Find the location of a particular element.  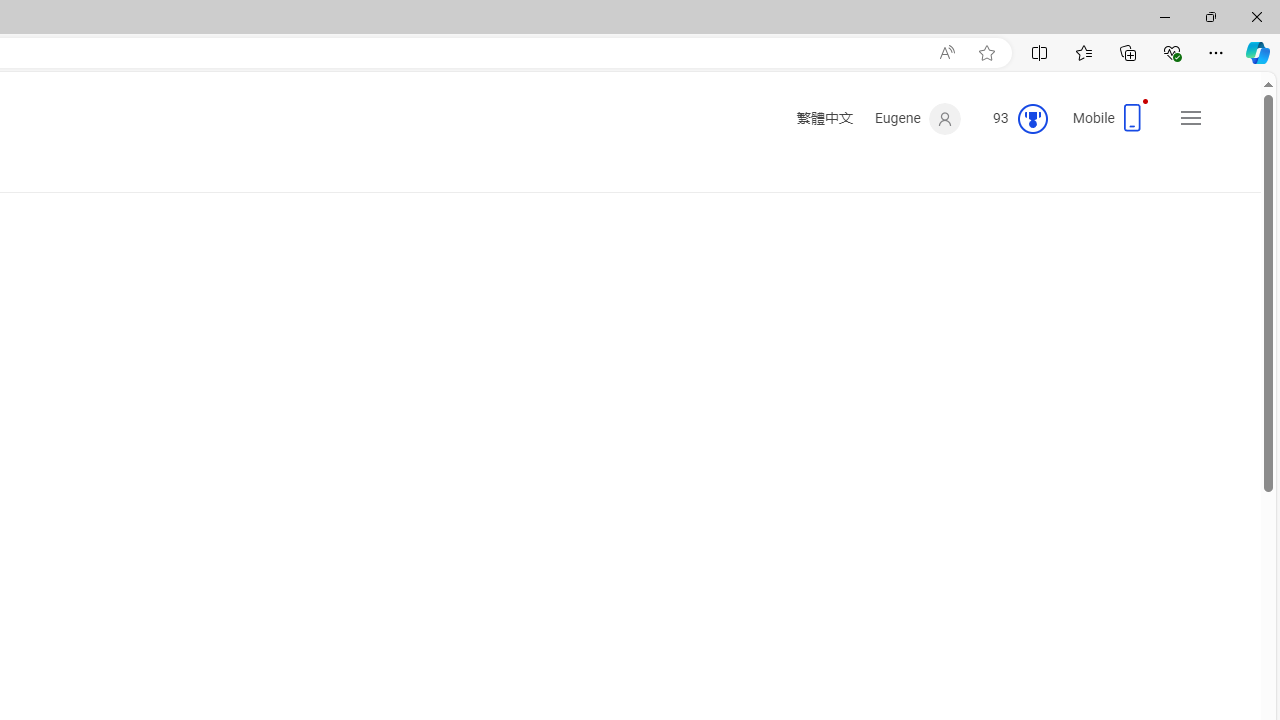

'Class: medal-circled' is located at coordinates (1032, 119).